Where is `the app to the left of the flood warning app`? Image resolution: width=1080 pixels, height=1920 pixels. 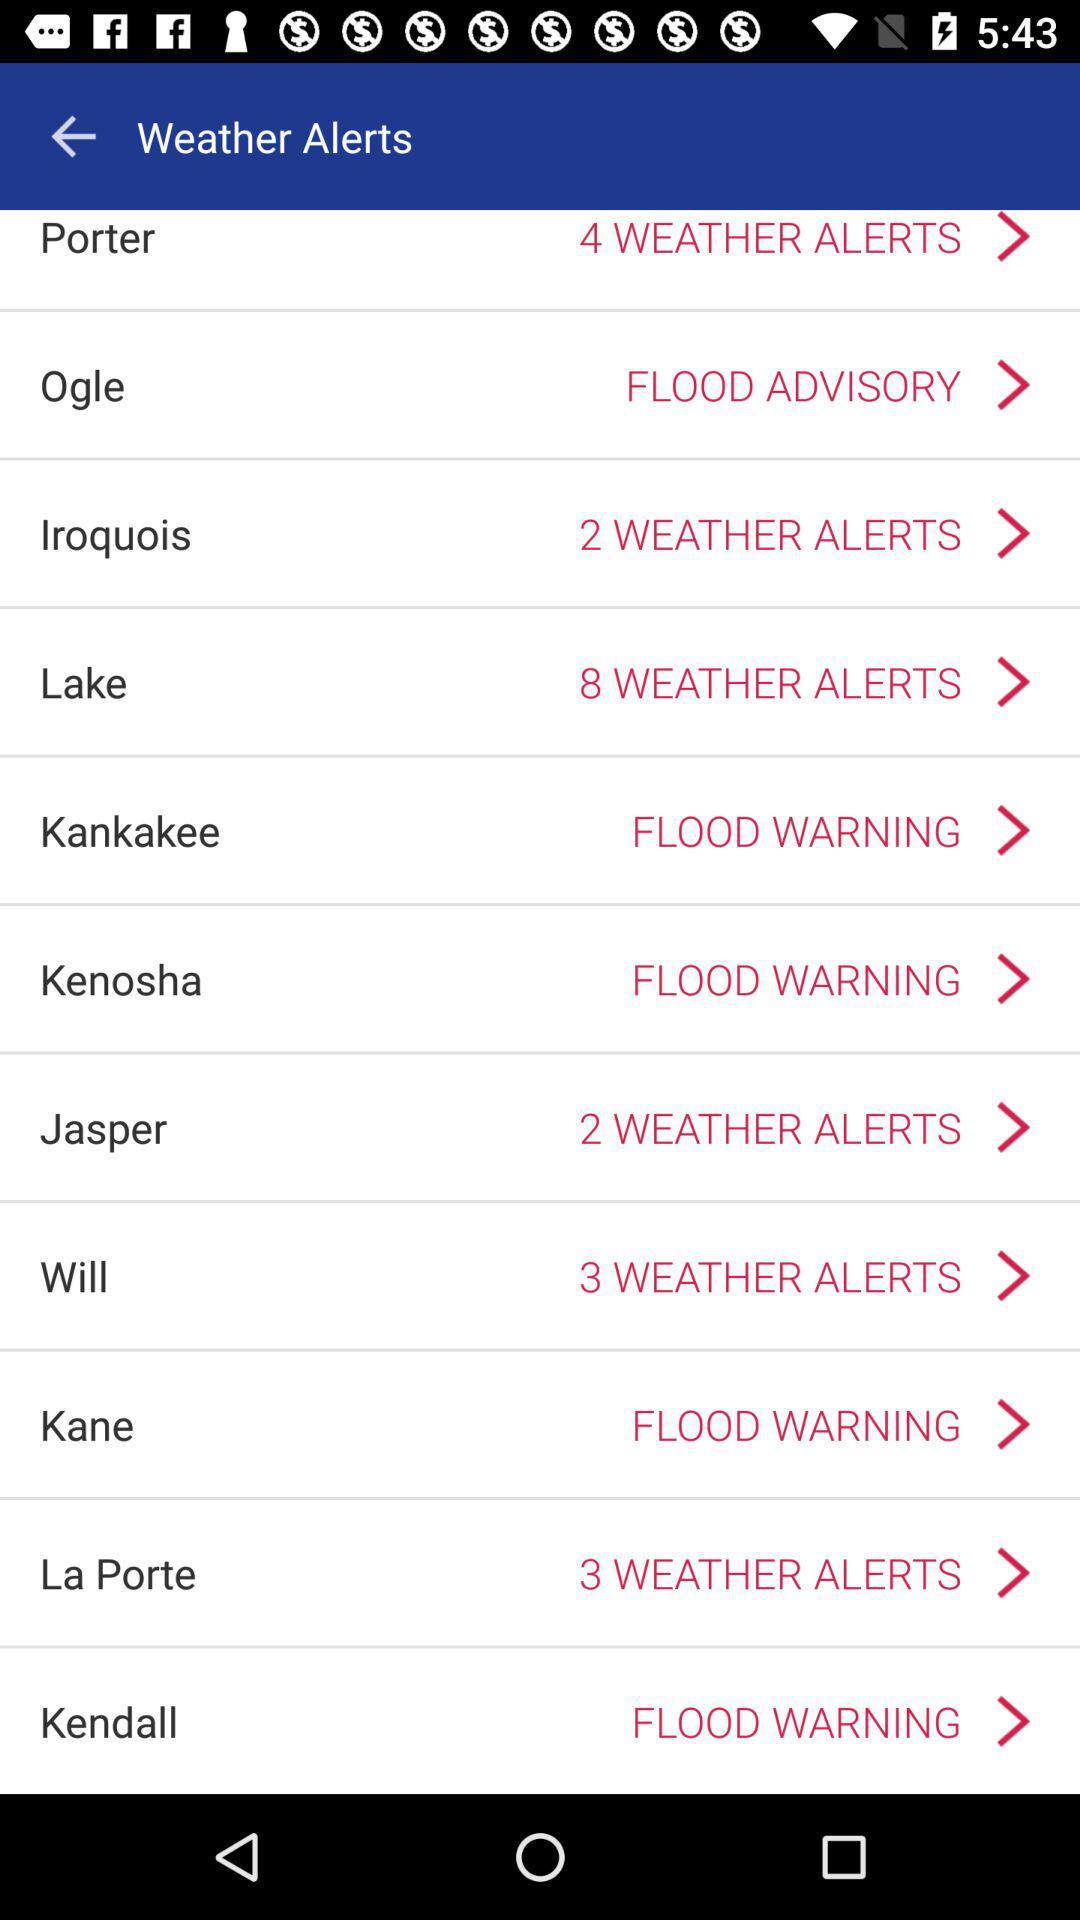 the app to the left of the flood warning app is located at coordinates (121, 978).